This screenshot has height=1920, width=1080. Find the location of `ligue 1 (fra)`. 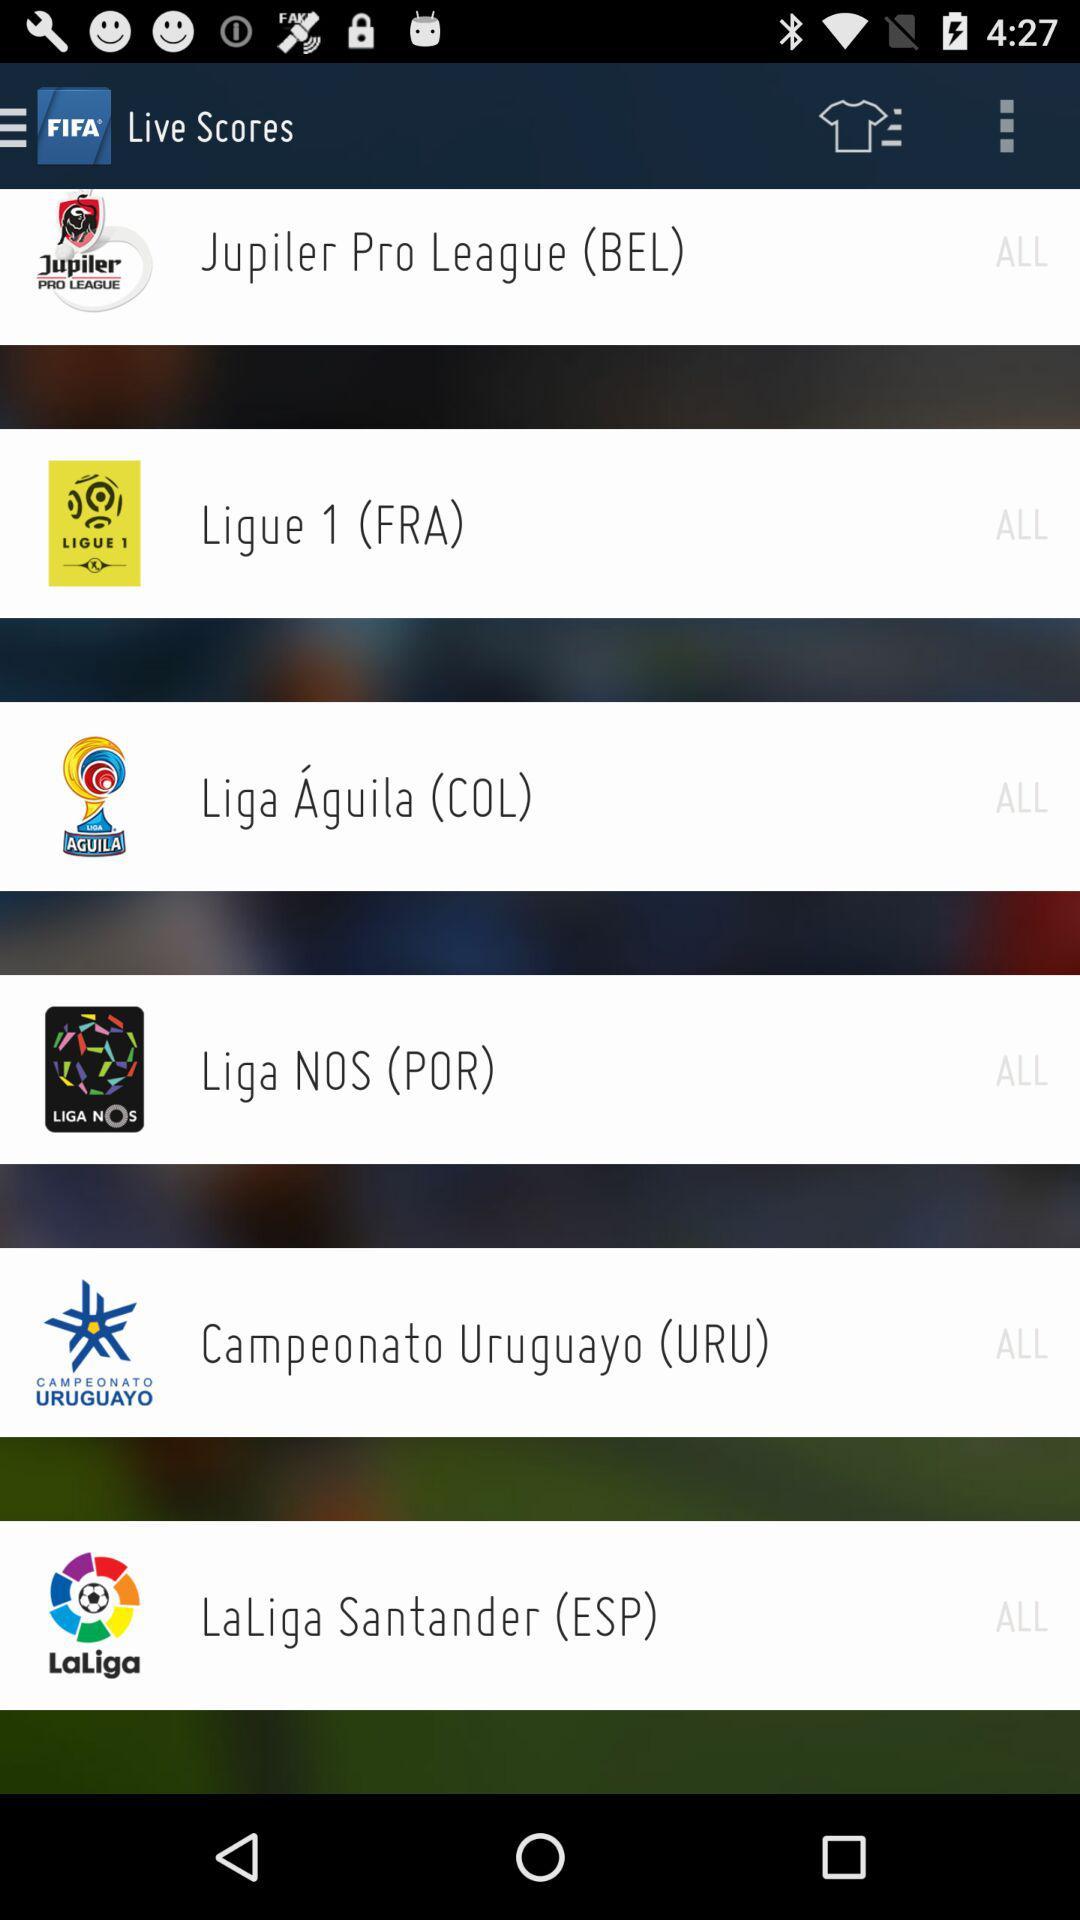

ligue 1 (fra) is located at coordinates (596, 523).